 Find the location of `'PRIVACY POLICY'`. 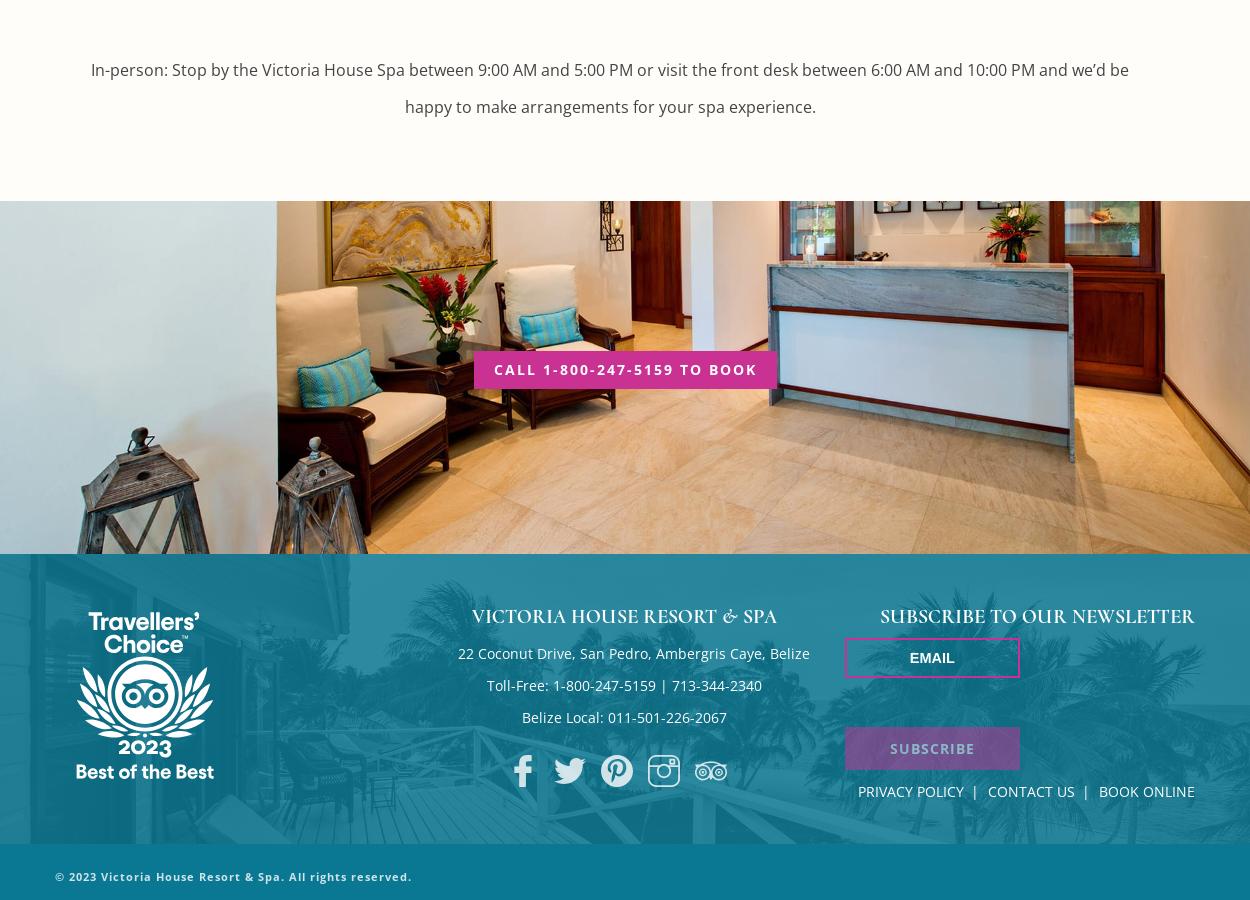

'PRIVACY POLICY' is located at coordinates (910, 790).